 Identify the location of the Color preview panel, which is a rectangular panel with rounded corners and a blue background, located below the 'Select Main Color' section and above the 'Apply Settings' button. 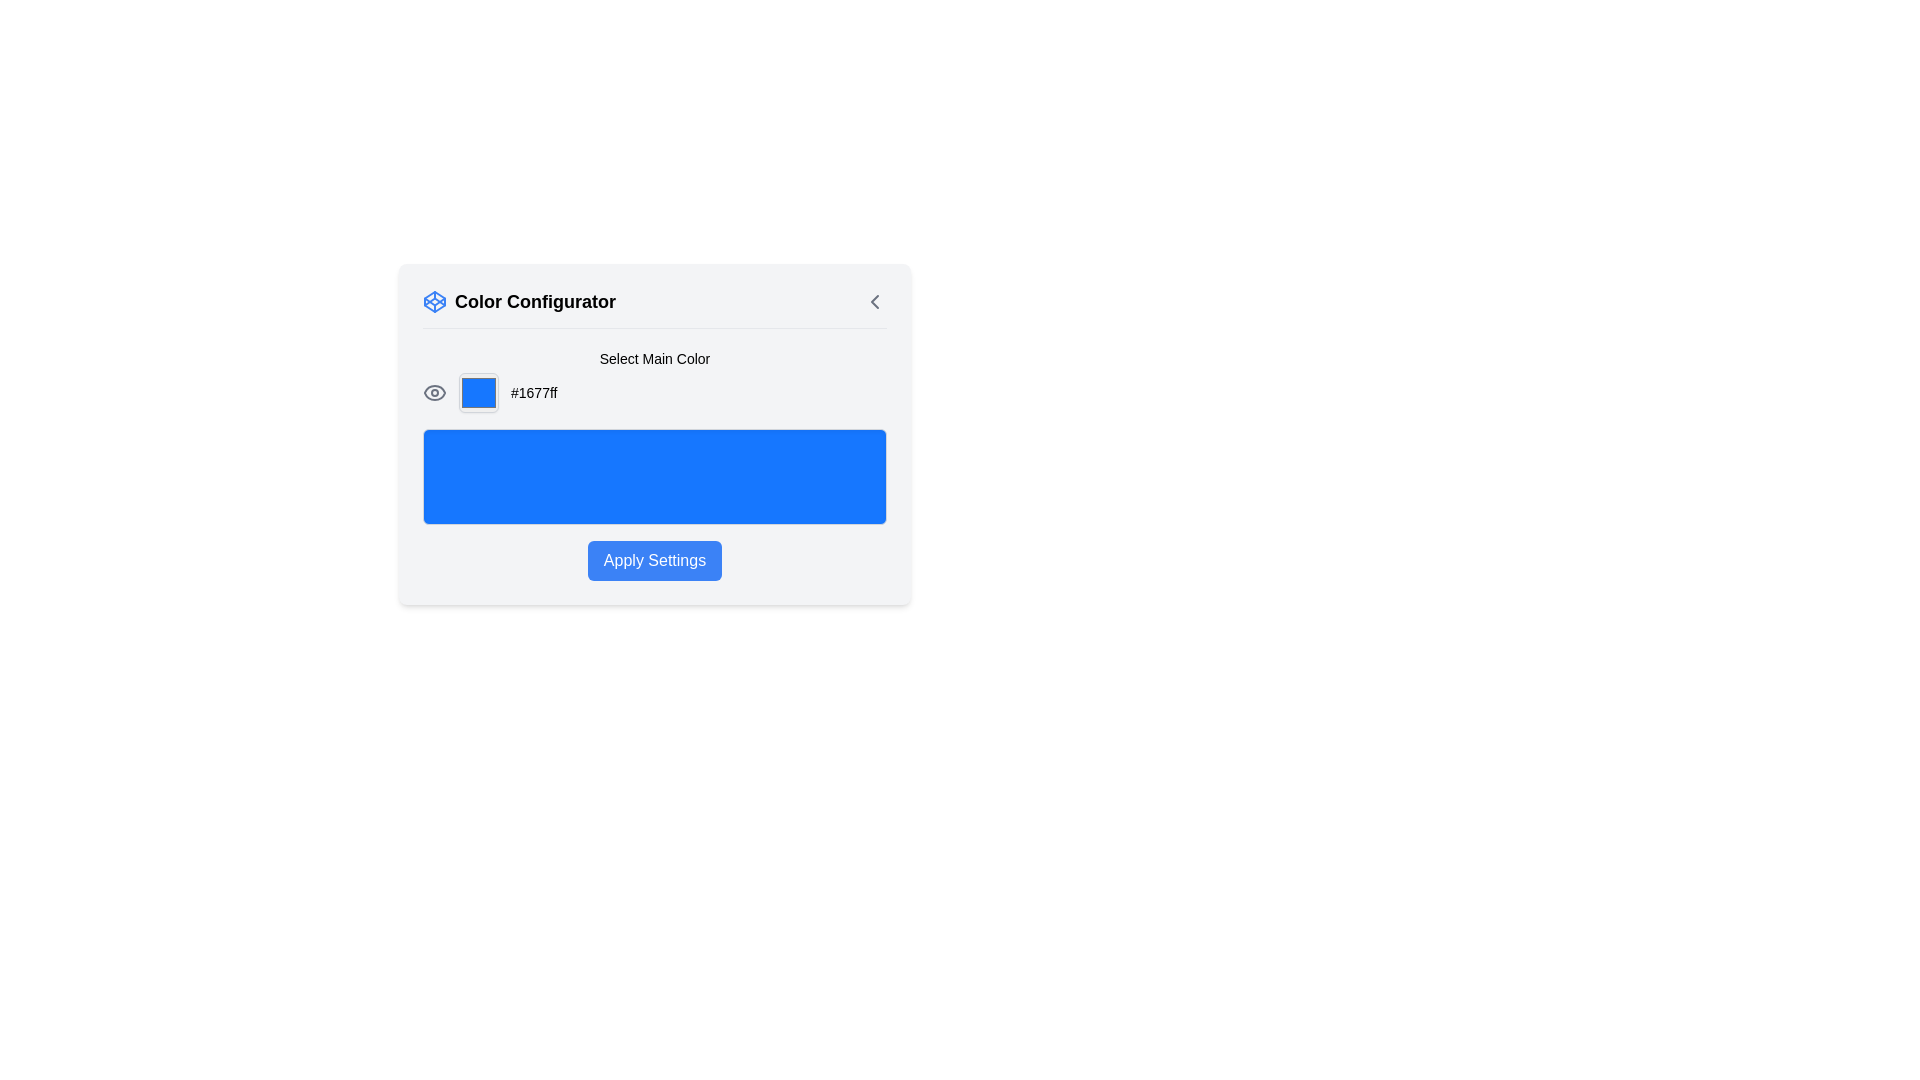
(654, 477).